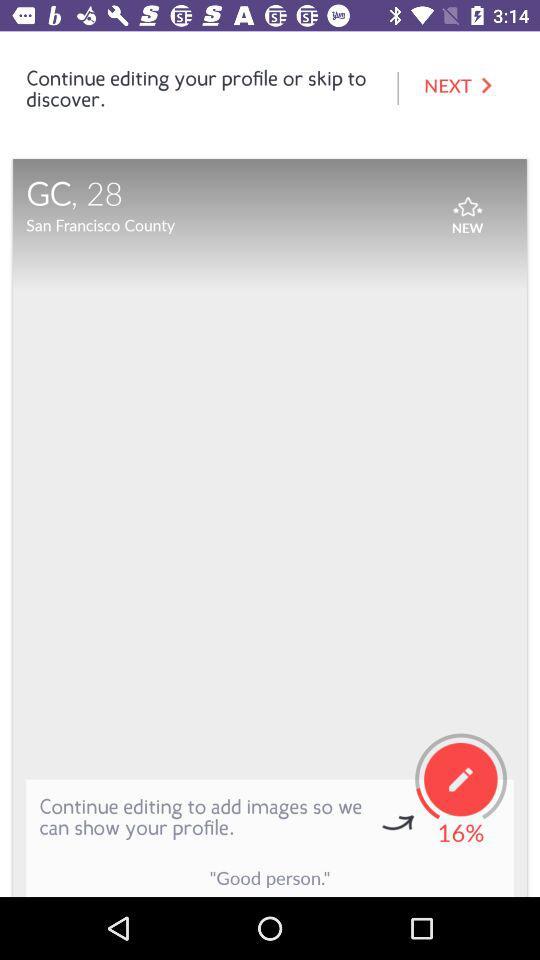  I want to click on on the icon above new, so click(467, 201).